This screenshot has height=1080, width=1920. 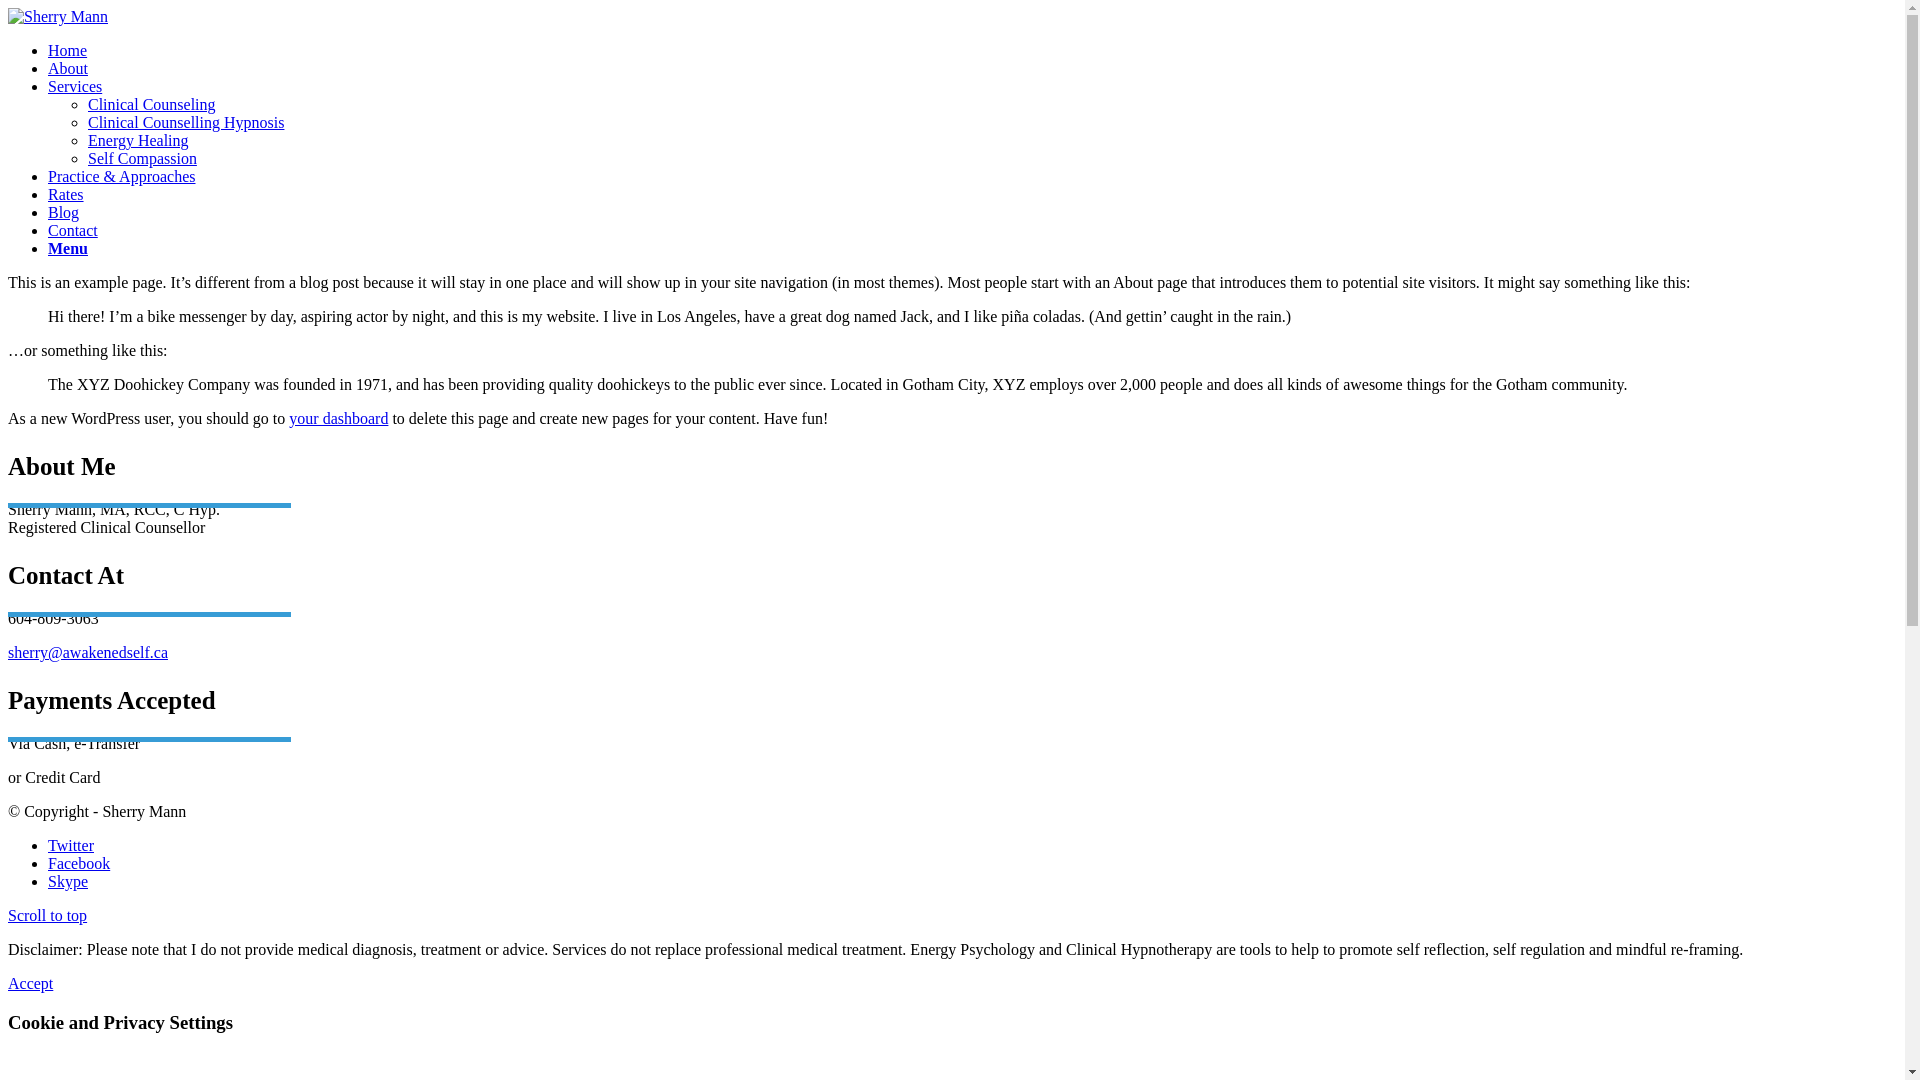 I want to click on 'sherry@awakenedself.ca', so click(x=86, y=652).